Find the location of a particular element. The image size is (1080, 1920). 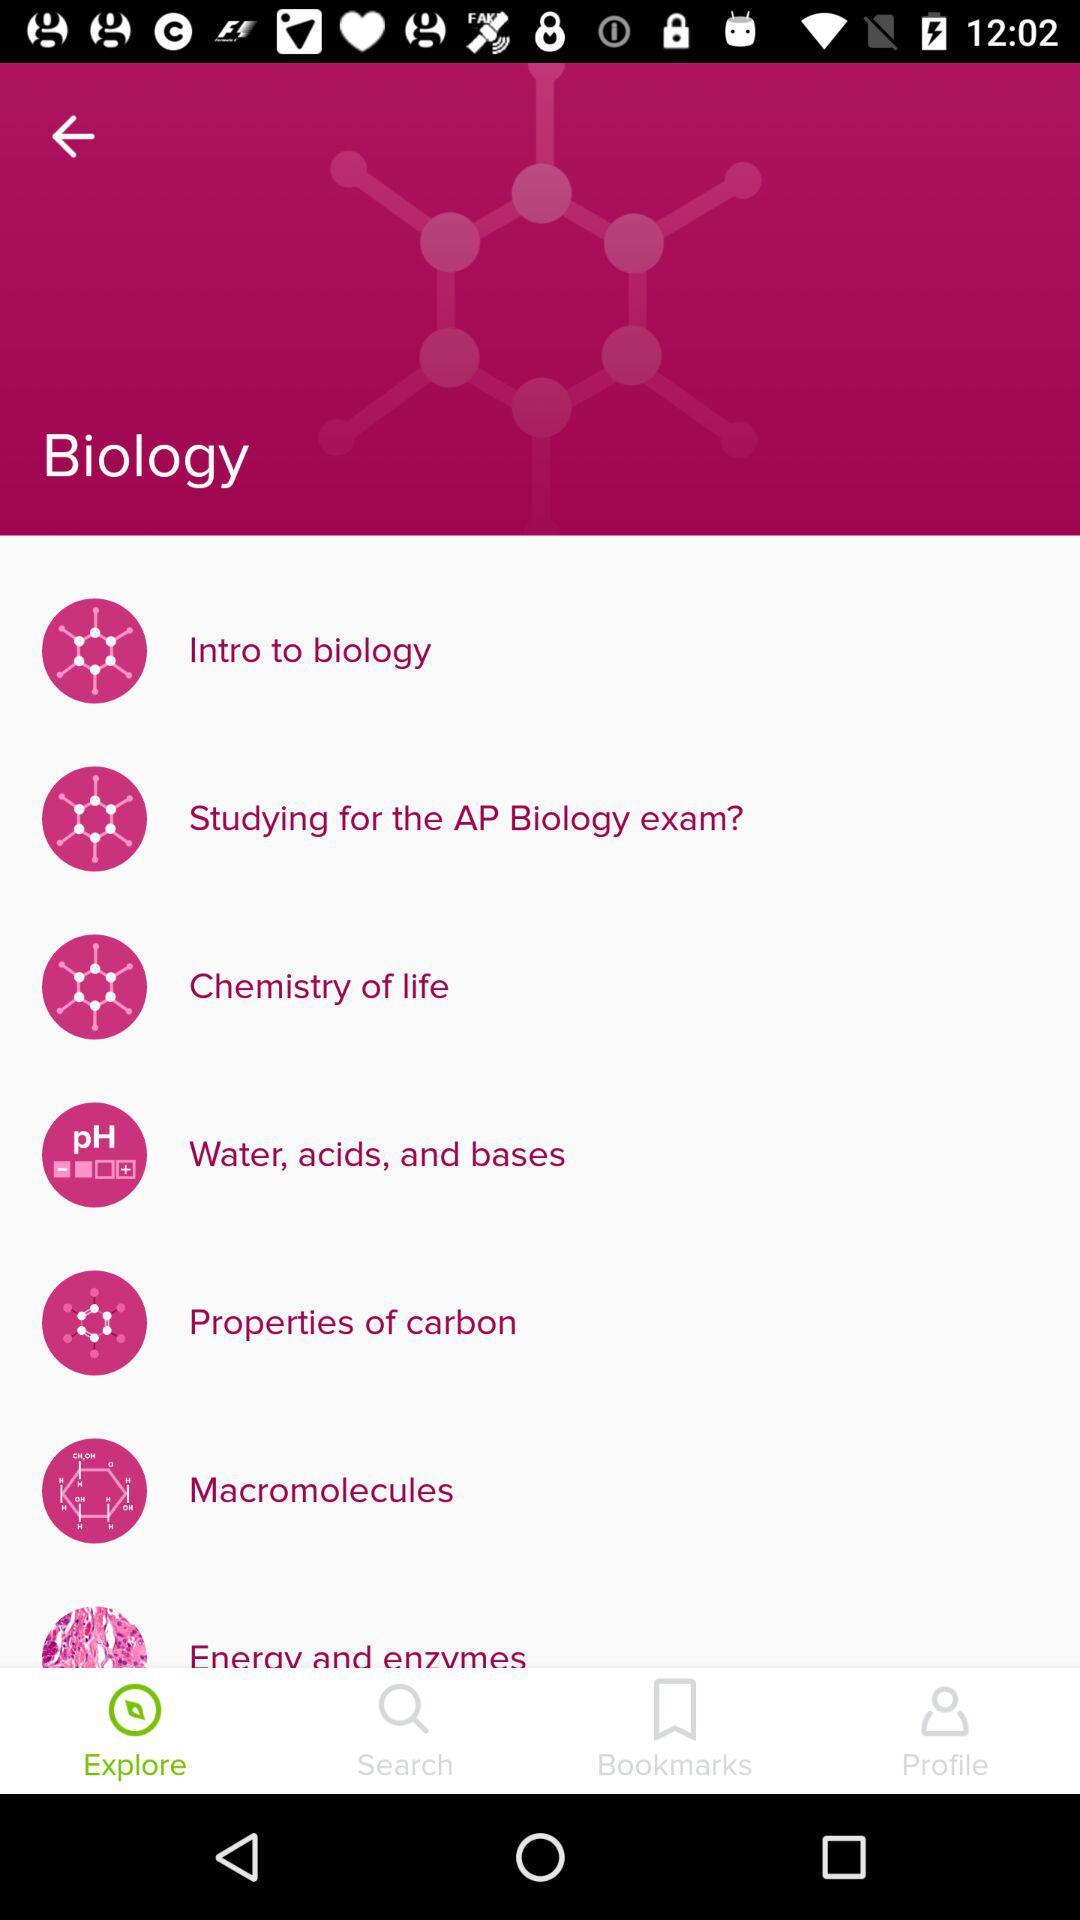

the item to the right of bookmarks item is located at coordinates (945, 1732).